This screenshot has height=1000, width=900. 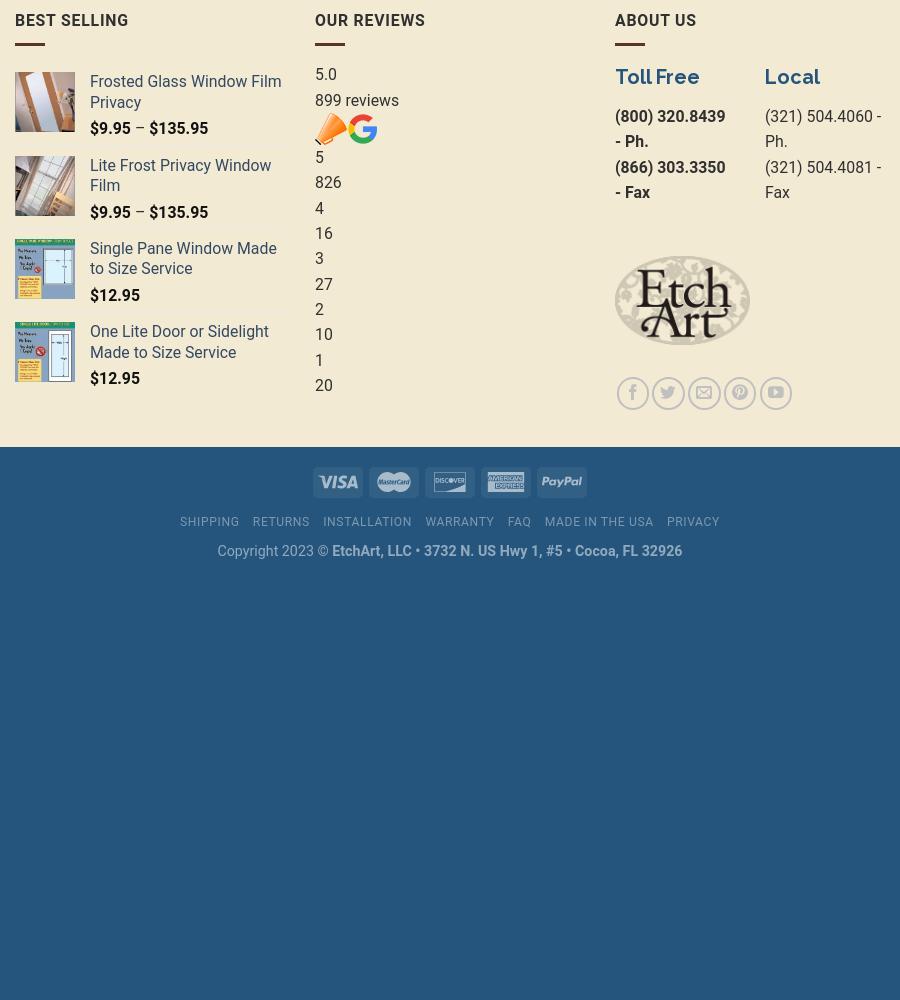 I want to click on 'Copyright 2023 ©', so click(x=273, y=550).